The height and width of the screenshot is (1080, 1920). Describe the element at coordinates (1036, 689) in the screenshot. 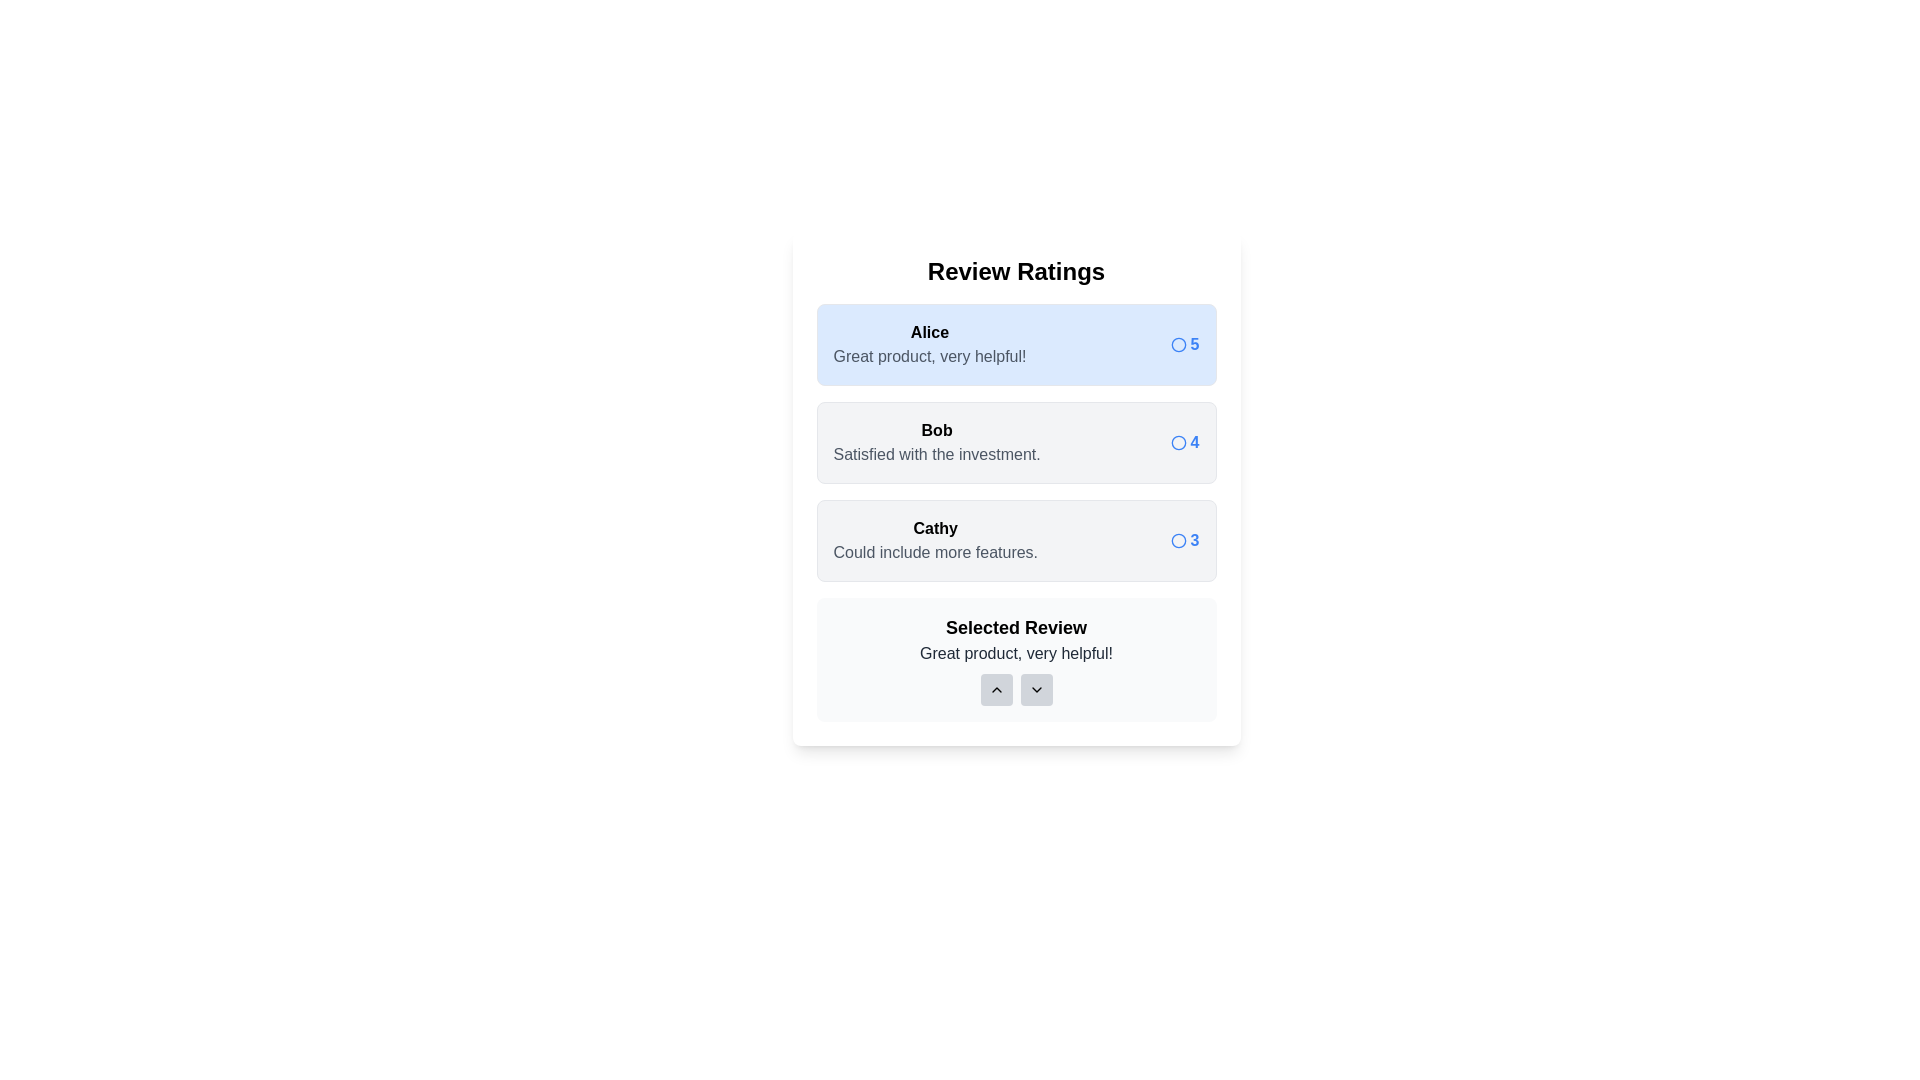

I see `the down button in the 'Selected Review' section` at that location.